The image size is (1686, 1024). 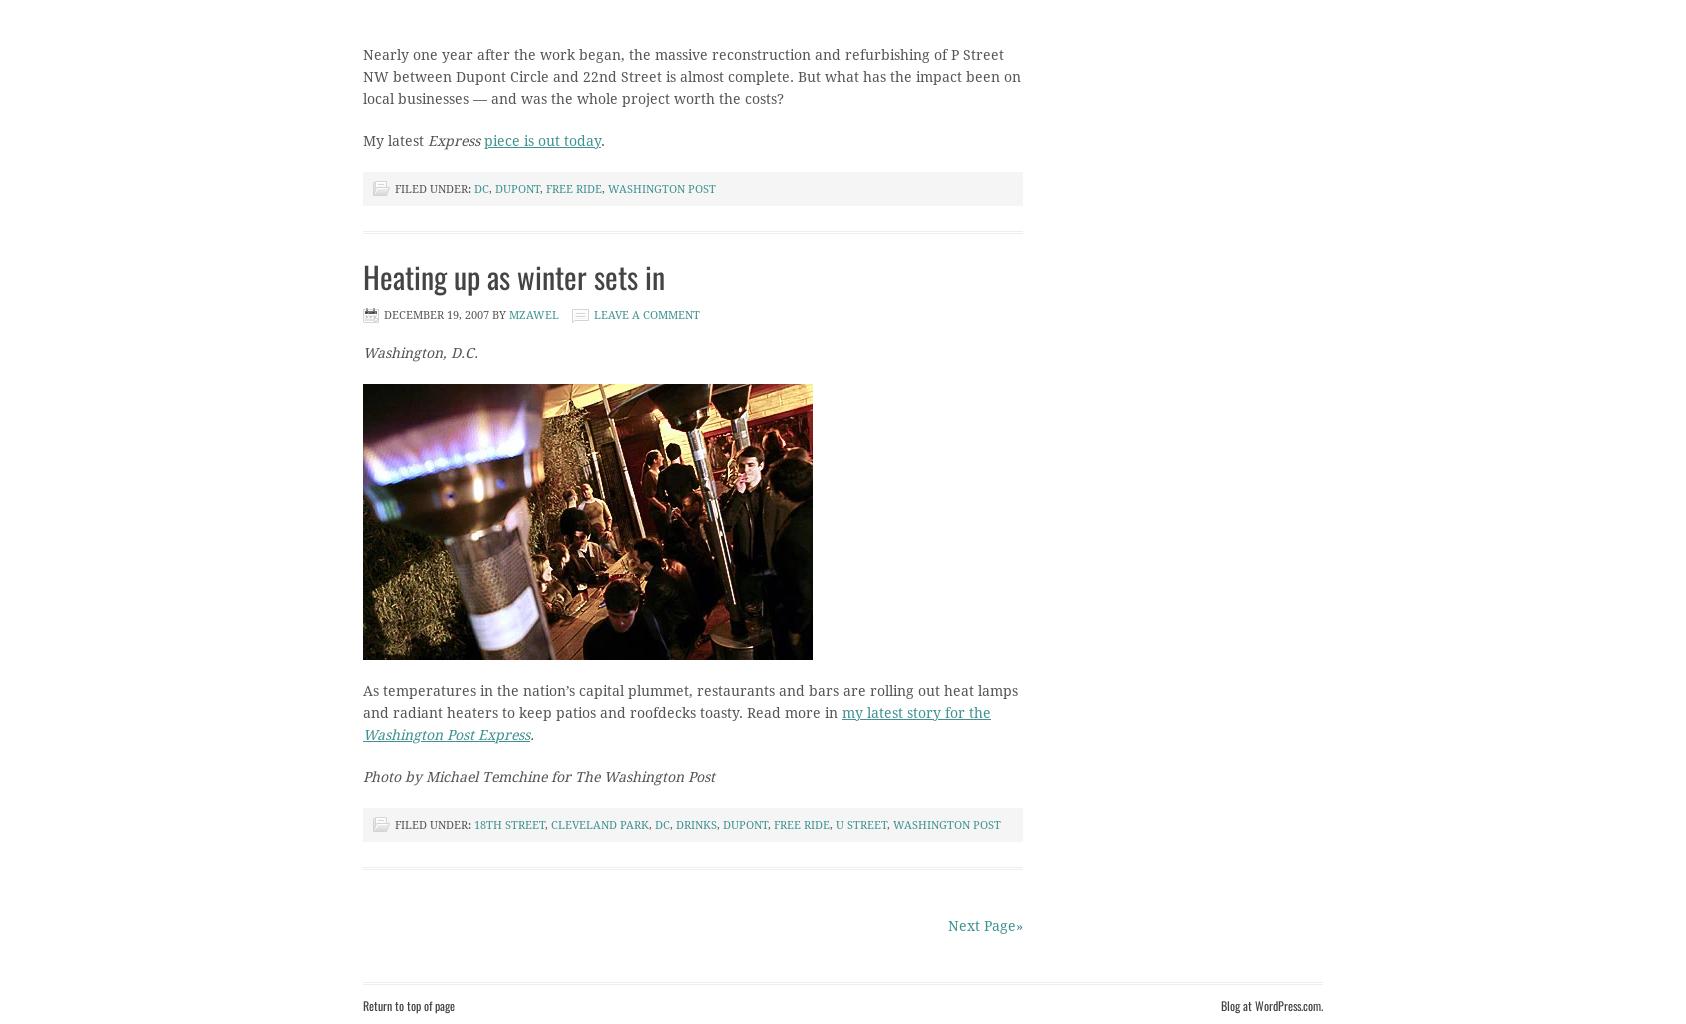 I want to click on 'Washington Post Express', so click(x=446, y=734).